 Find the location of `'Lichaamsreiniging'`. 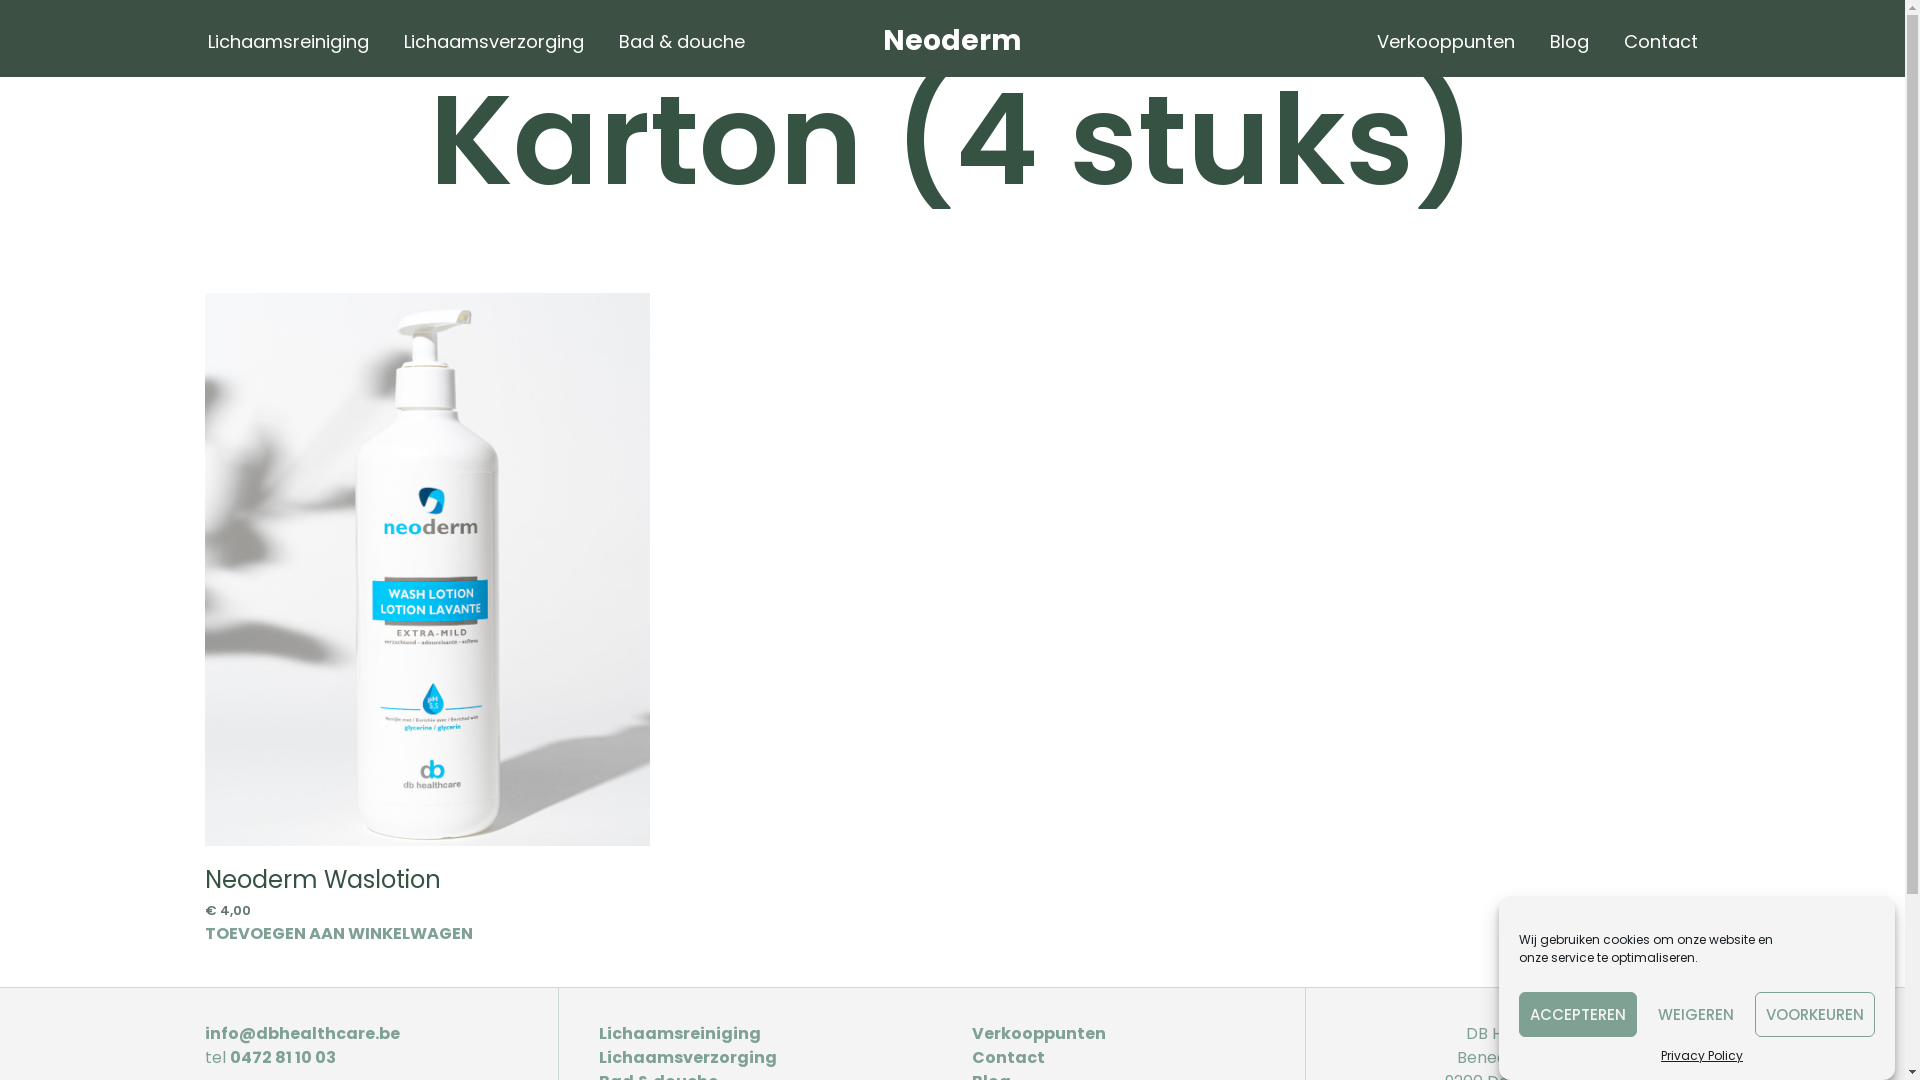

'Lichaamsreiniging' is located at coordinates (680, 1033).